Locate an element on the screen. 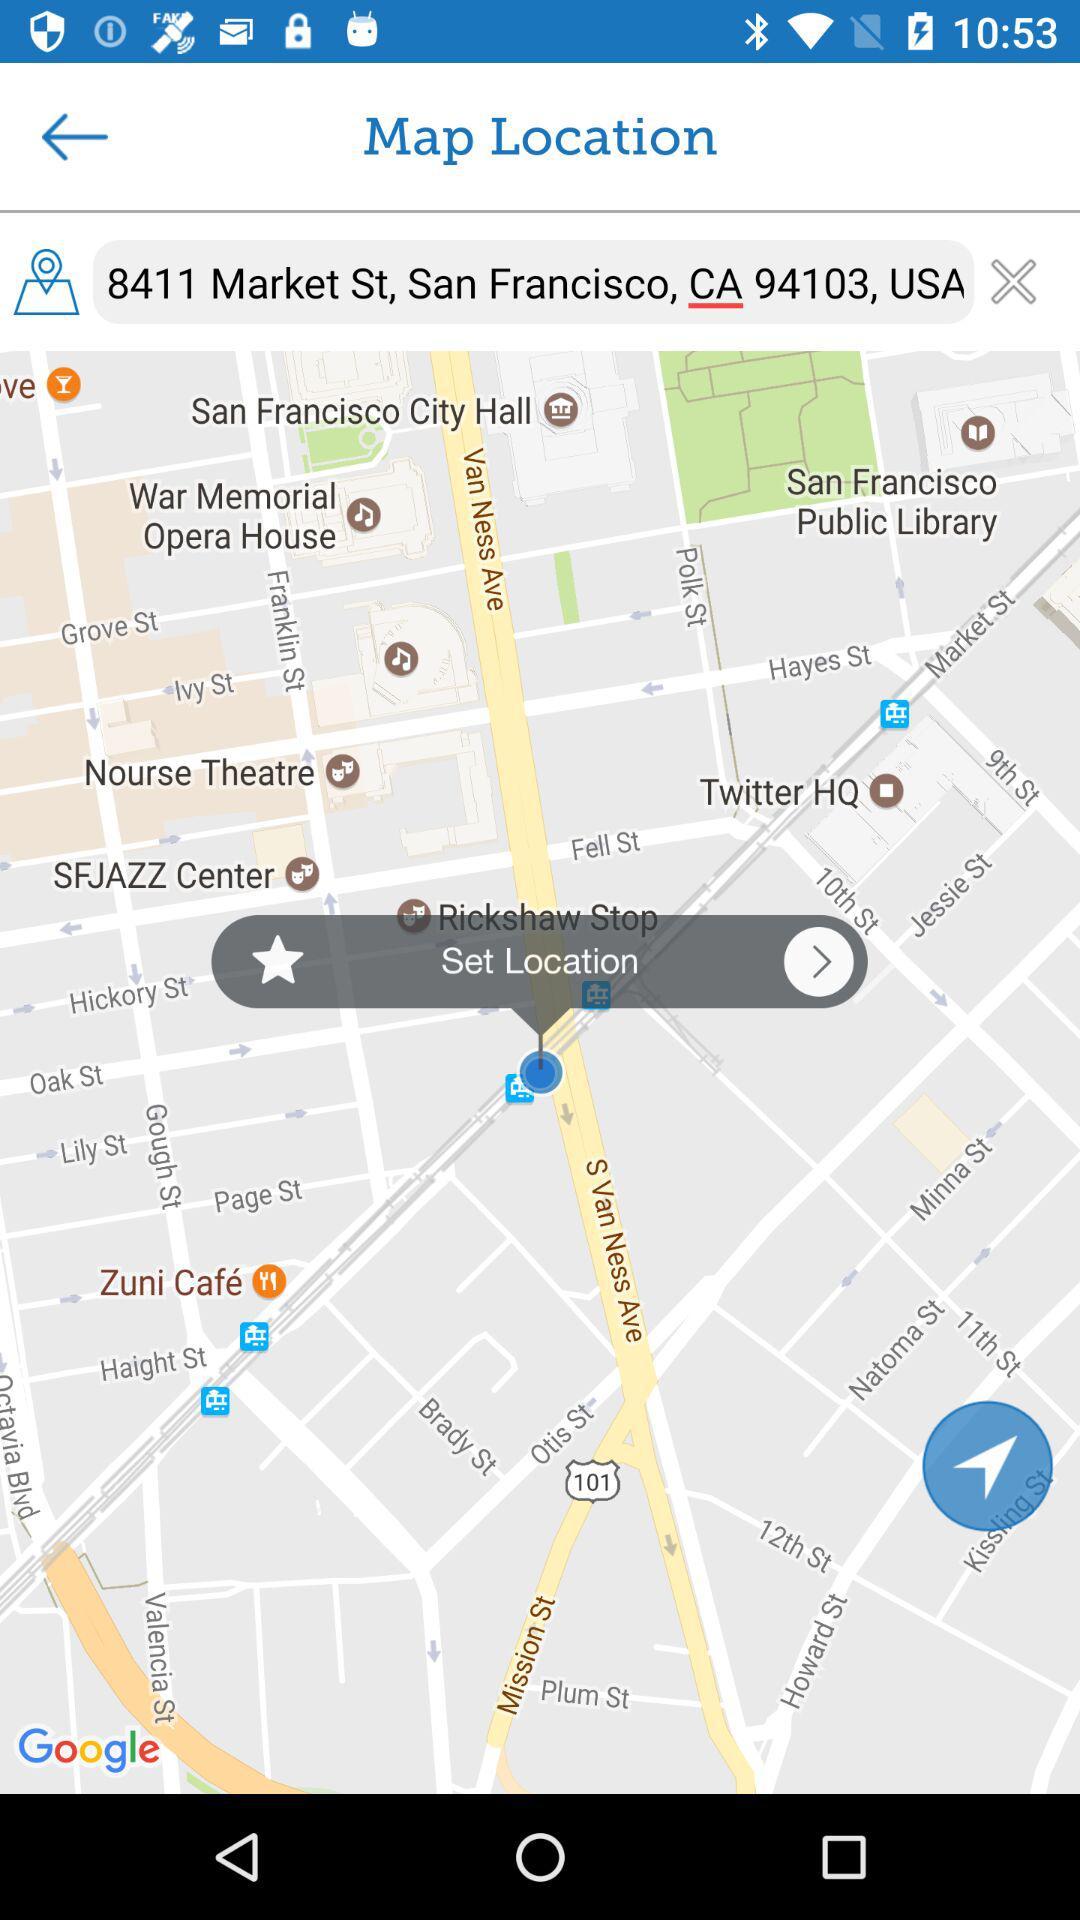  the 8411 market st icon is located at coordinates (532, 281).